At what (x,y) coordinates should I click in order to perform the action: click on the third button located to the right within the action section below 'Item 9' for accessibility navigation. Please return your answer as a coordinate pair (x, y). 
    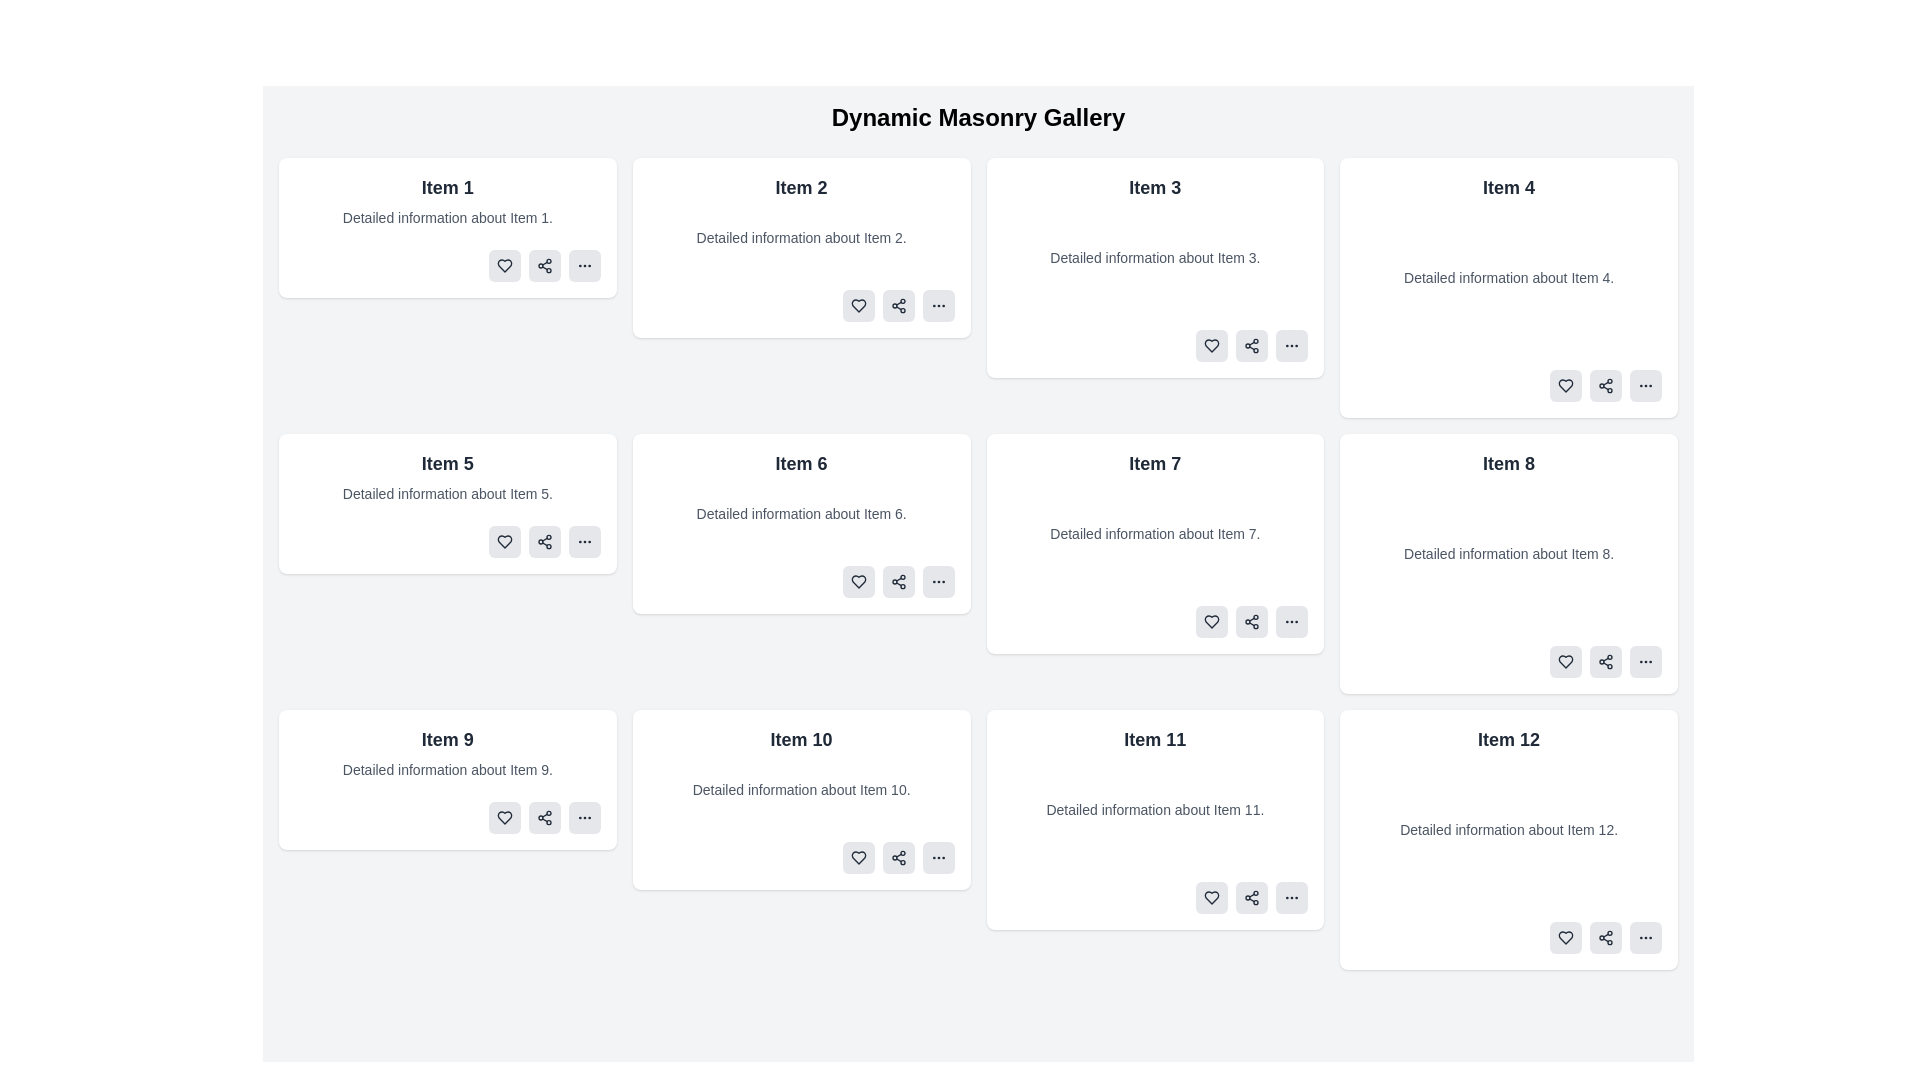
    Looking at the image, I should click on (583, 817).